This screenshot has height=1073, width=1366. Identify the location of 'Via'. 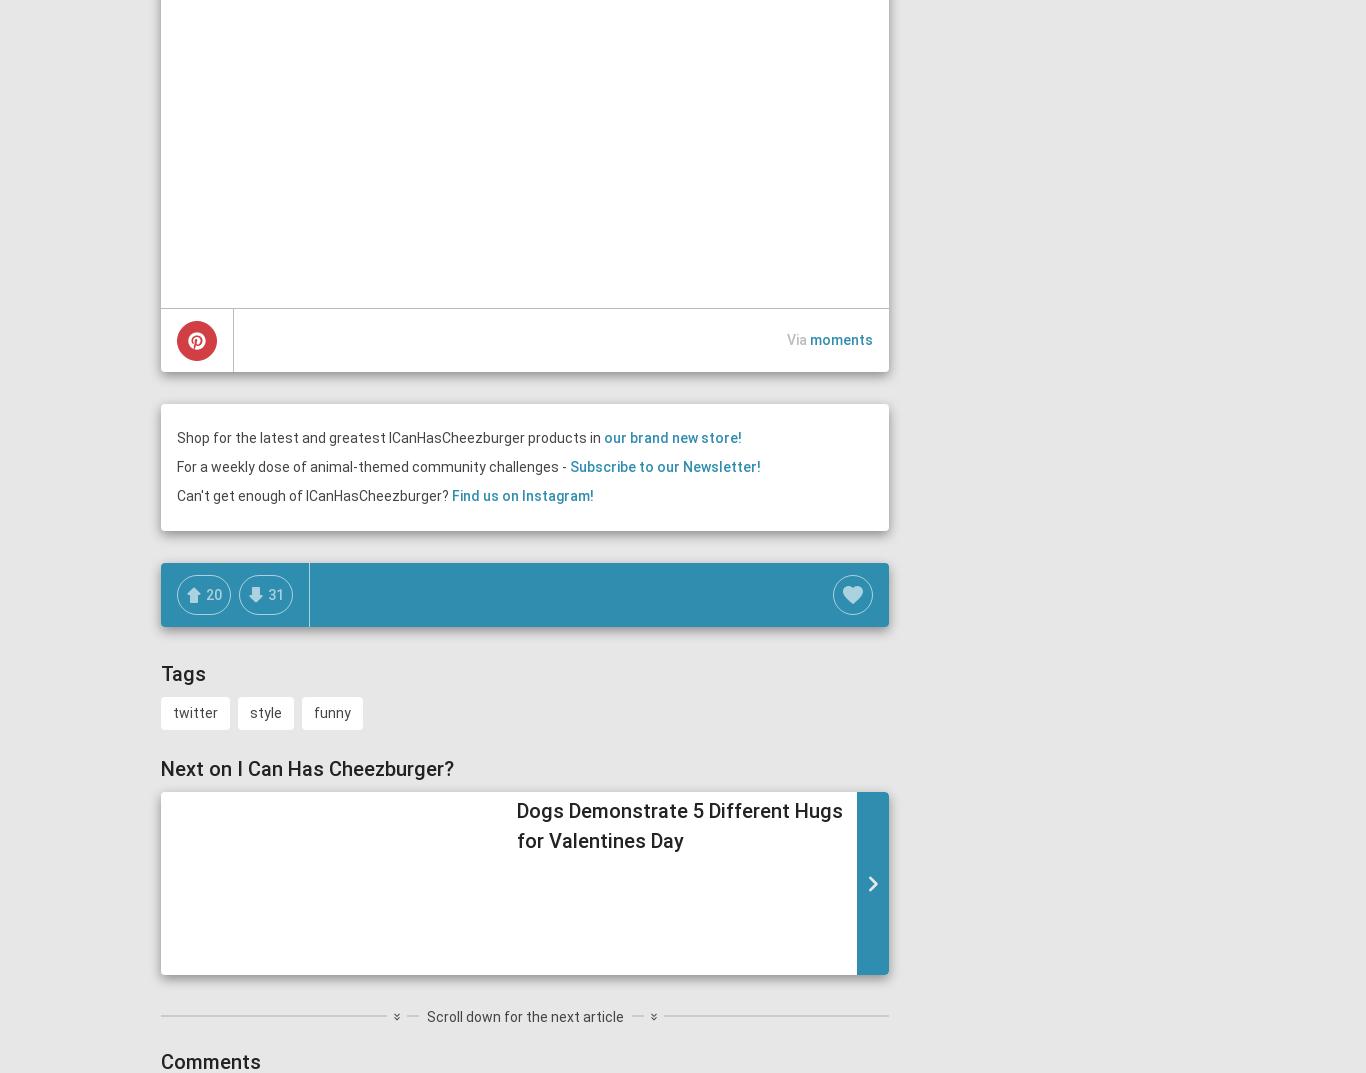
(797, 340).